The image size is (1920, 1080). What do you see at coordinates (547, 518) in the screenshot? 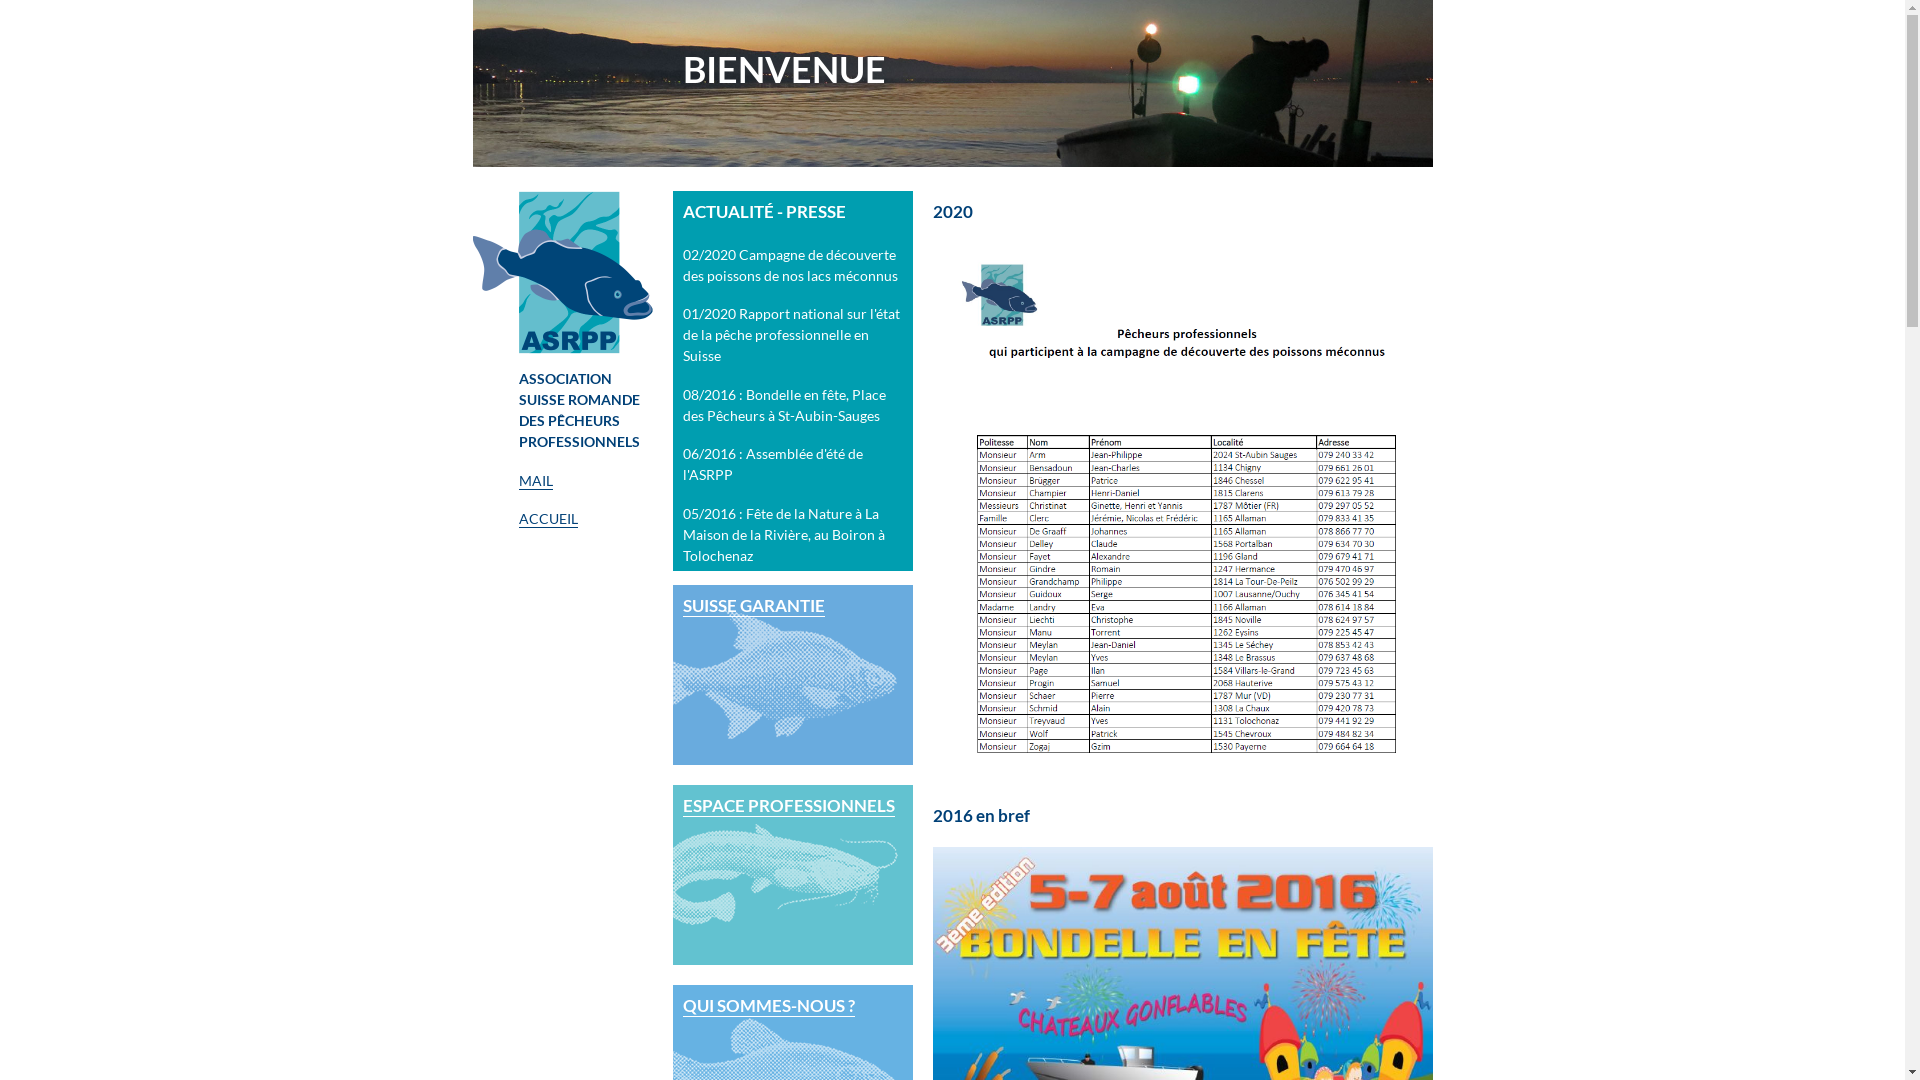
I see `'ACCUEIL'` at bounding box center [547, 518].